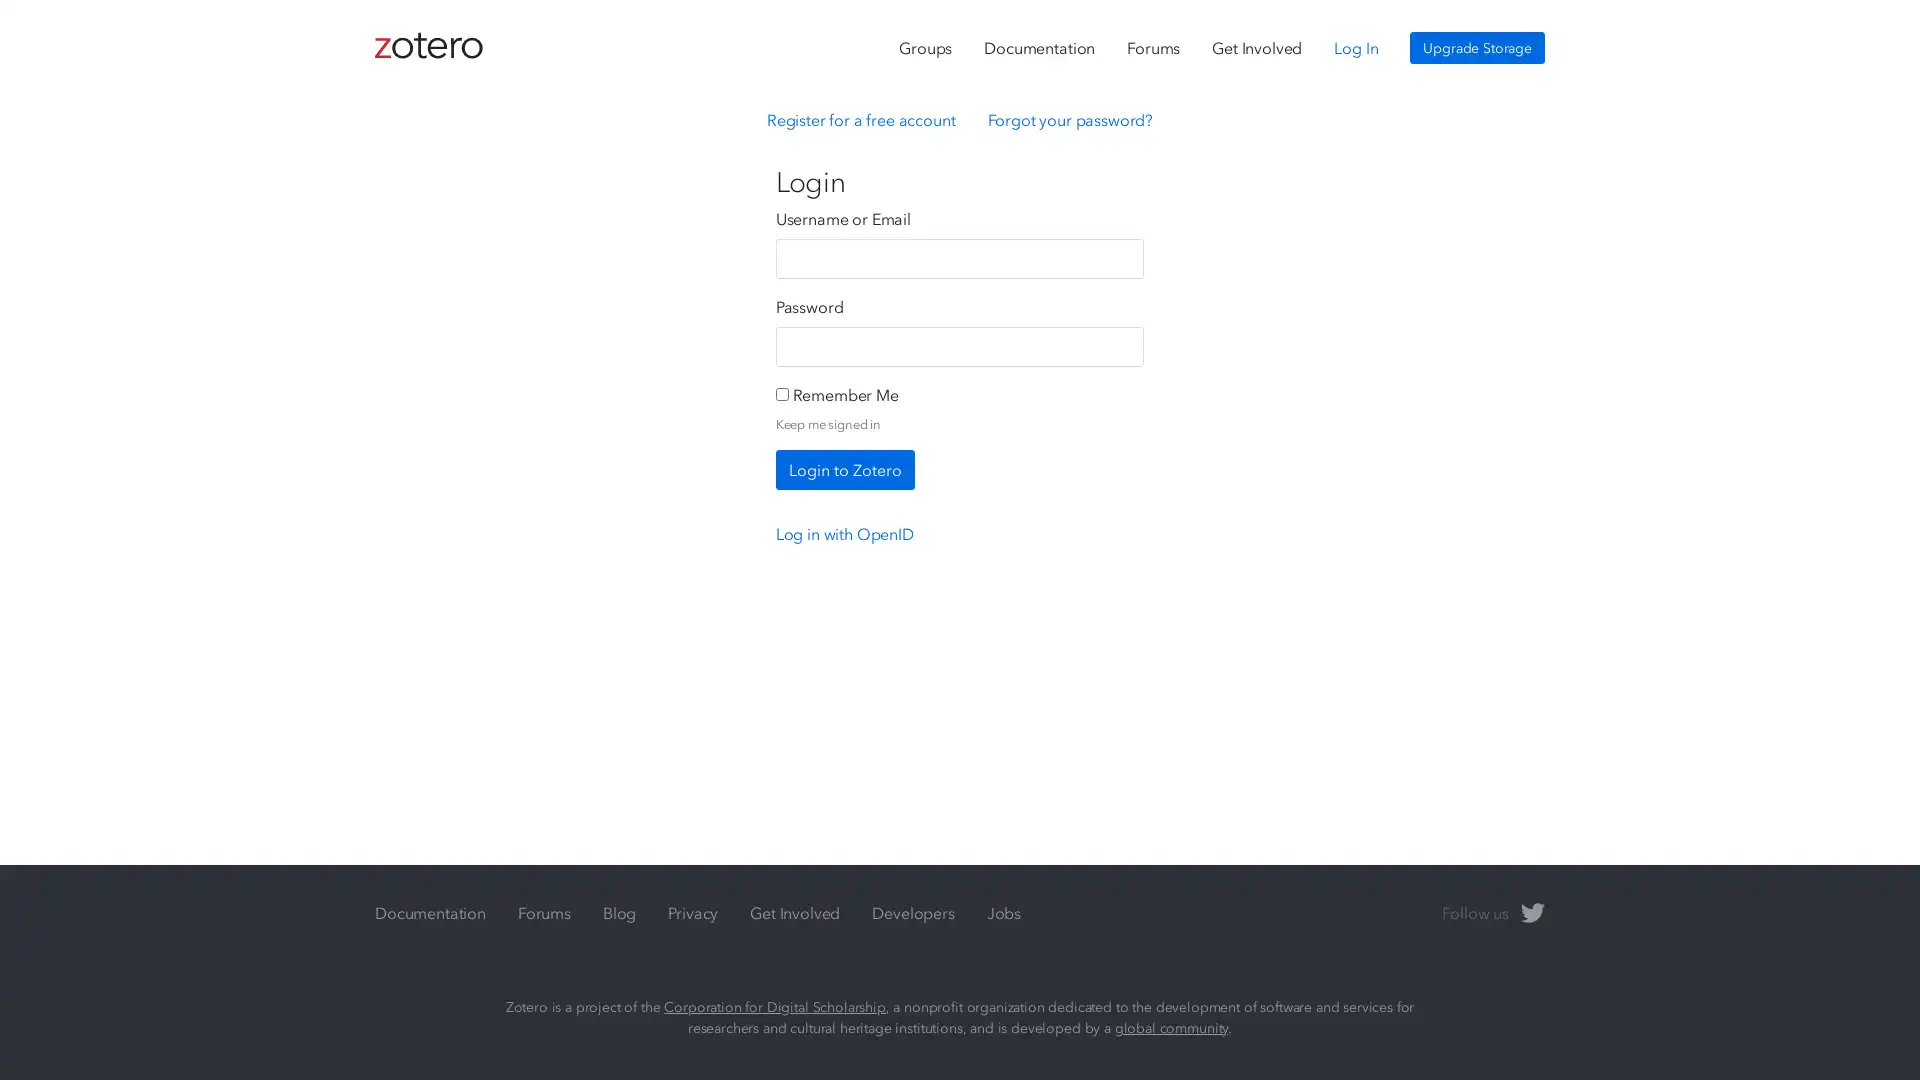 This screenshot has height=1080, width=1920. What do you see at coordinates (844, 469) in the screenshot?
I see `Login to Zotero` at bounding box center [844, 469].